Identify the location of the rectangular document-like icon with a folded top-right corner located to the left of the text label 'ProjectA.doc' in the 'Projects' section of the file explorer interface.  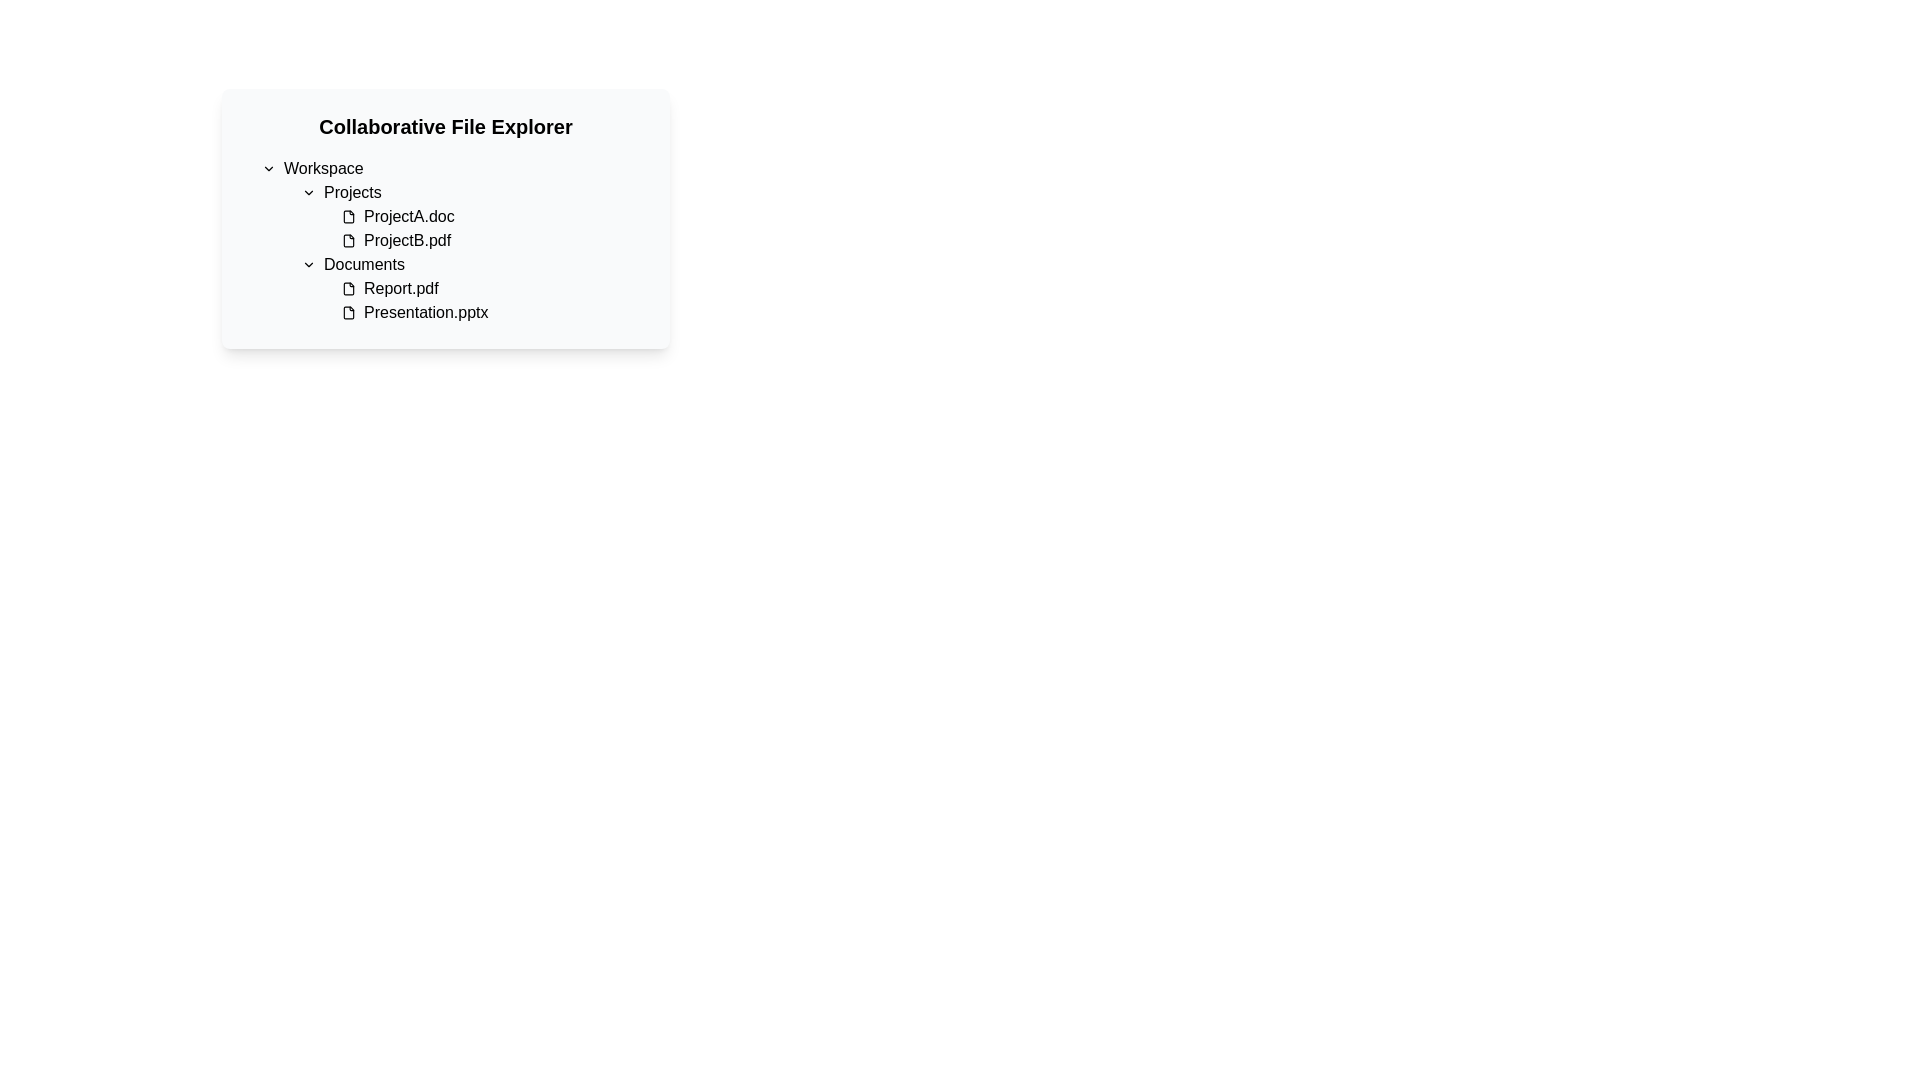
(349, 216).